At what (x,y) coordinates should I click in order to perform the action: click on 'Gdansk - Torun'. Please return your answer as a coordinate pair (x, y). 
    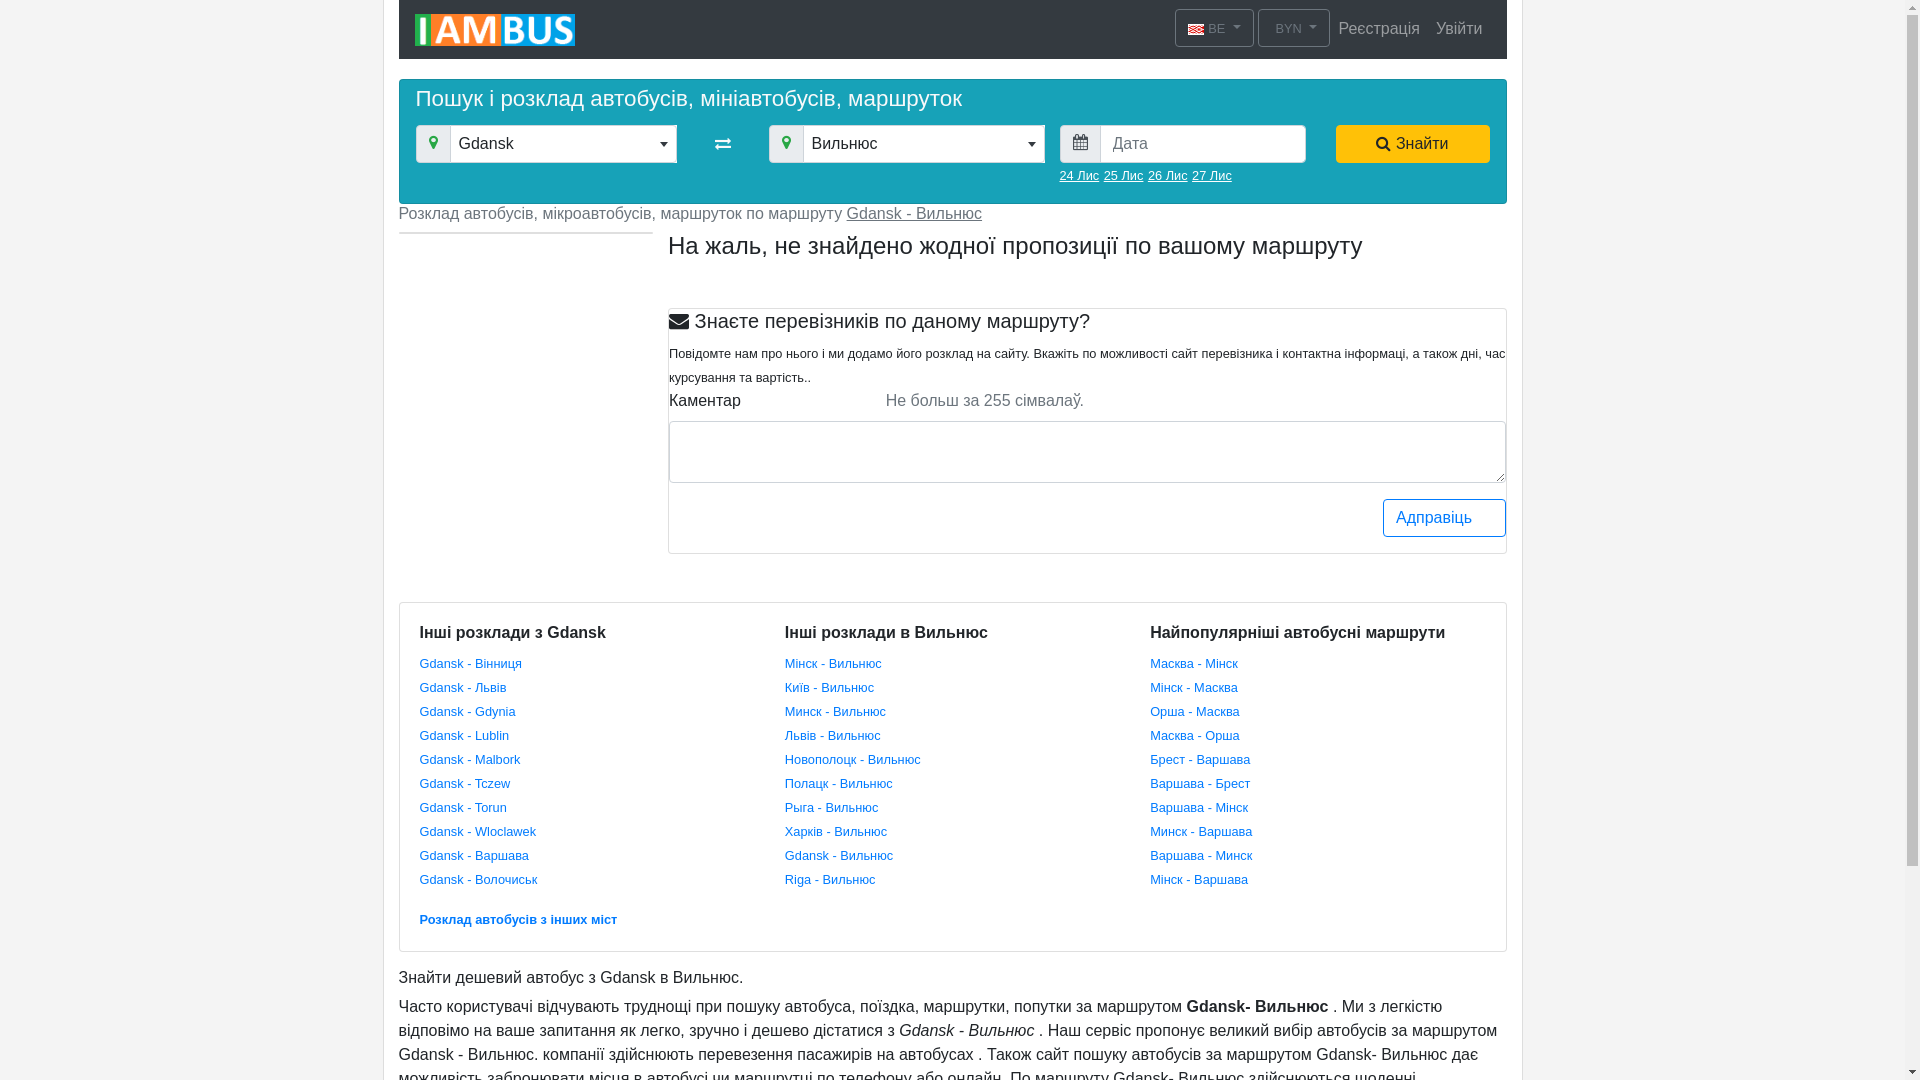
    Looking at the image, I should click on (462, 805).